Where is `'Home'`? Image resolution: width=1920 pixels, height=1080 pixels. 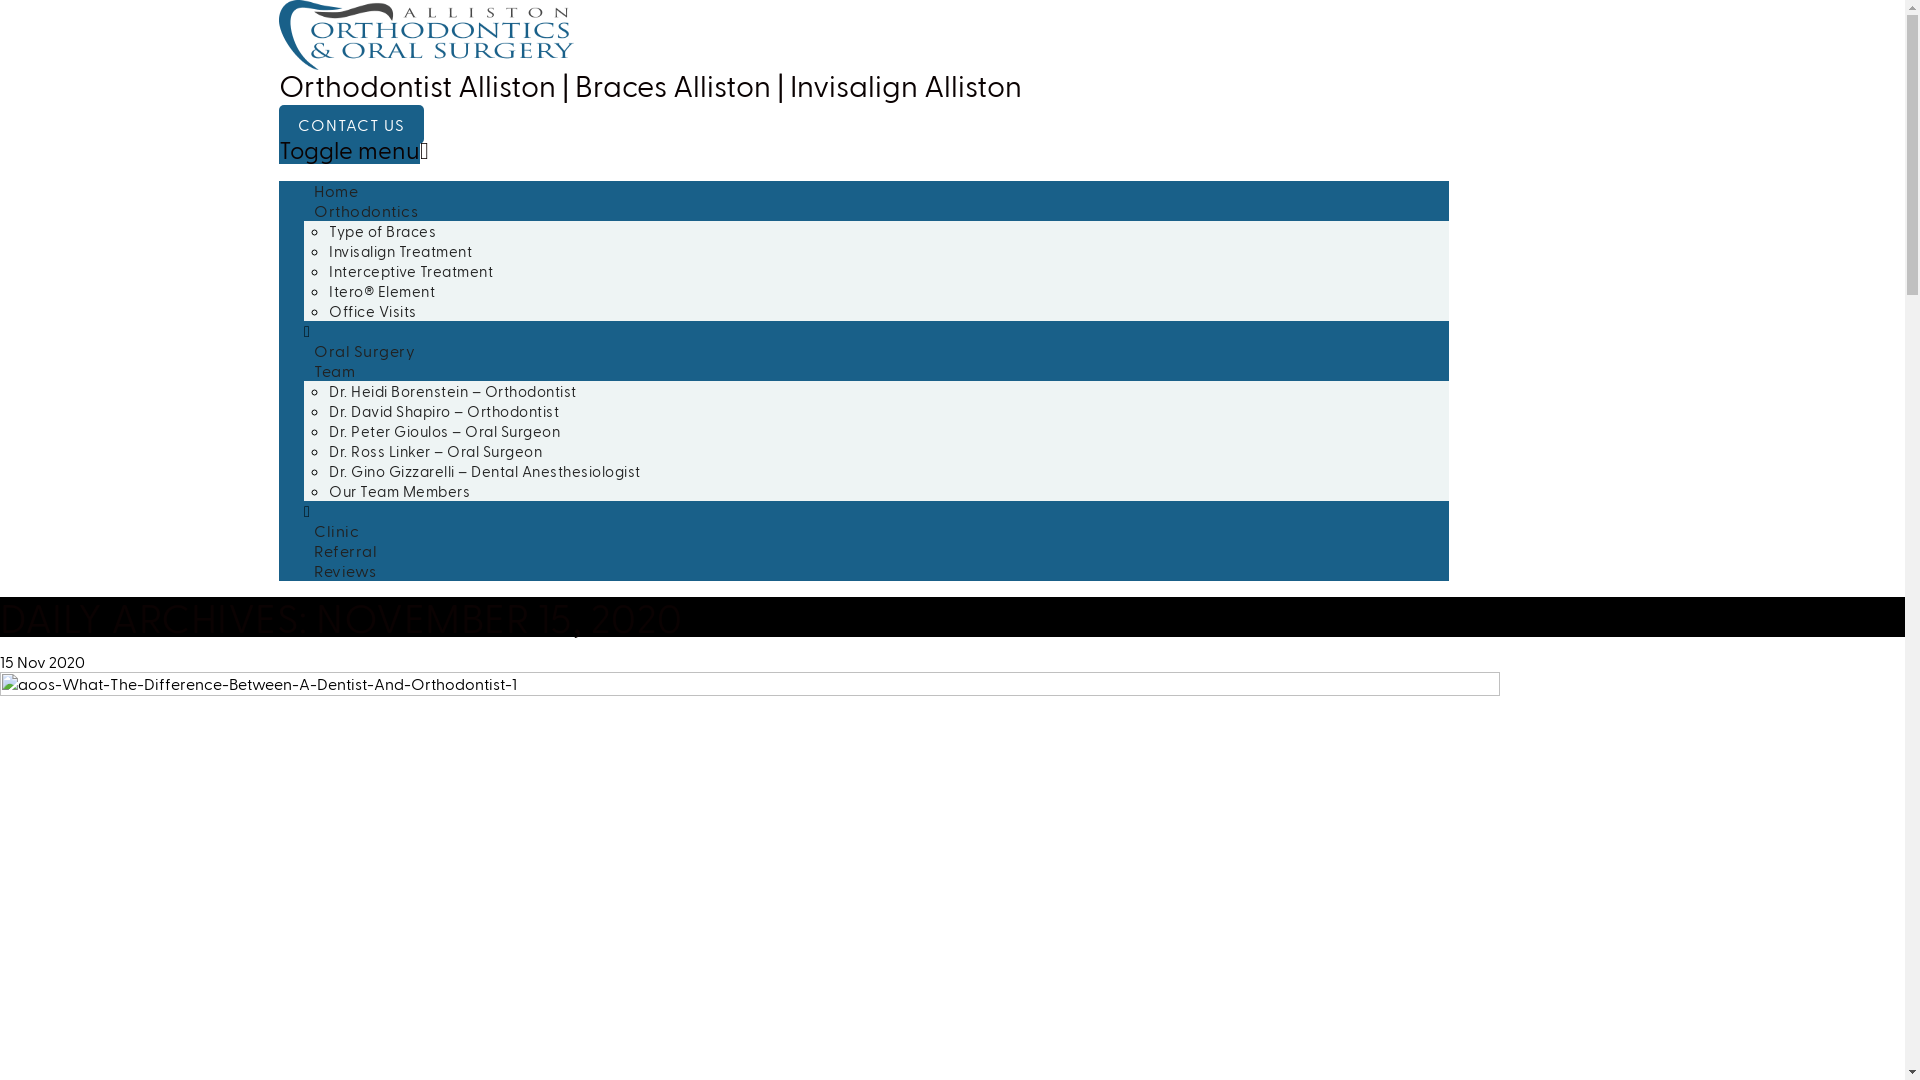 'Home' is located at coordinates (312, 190).